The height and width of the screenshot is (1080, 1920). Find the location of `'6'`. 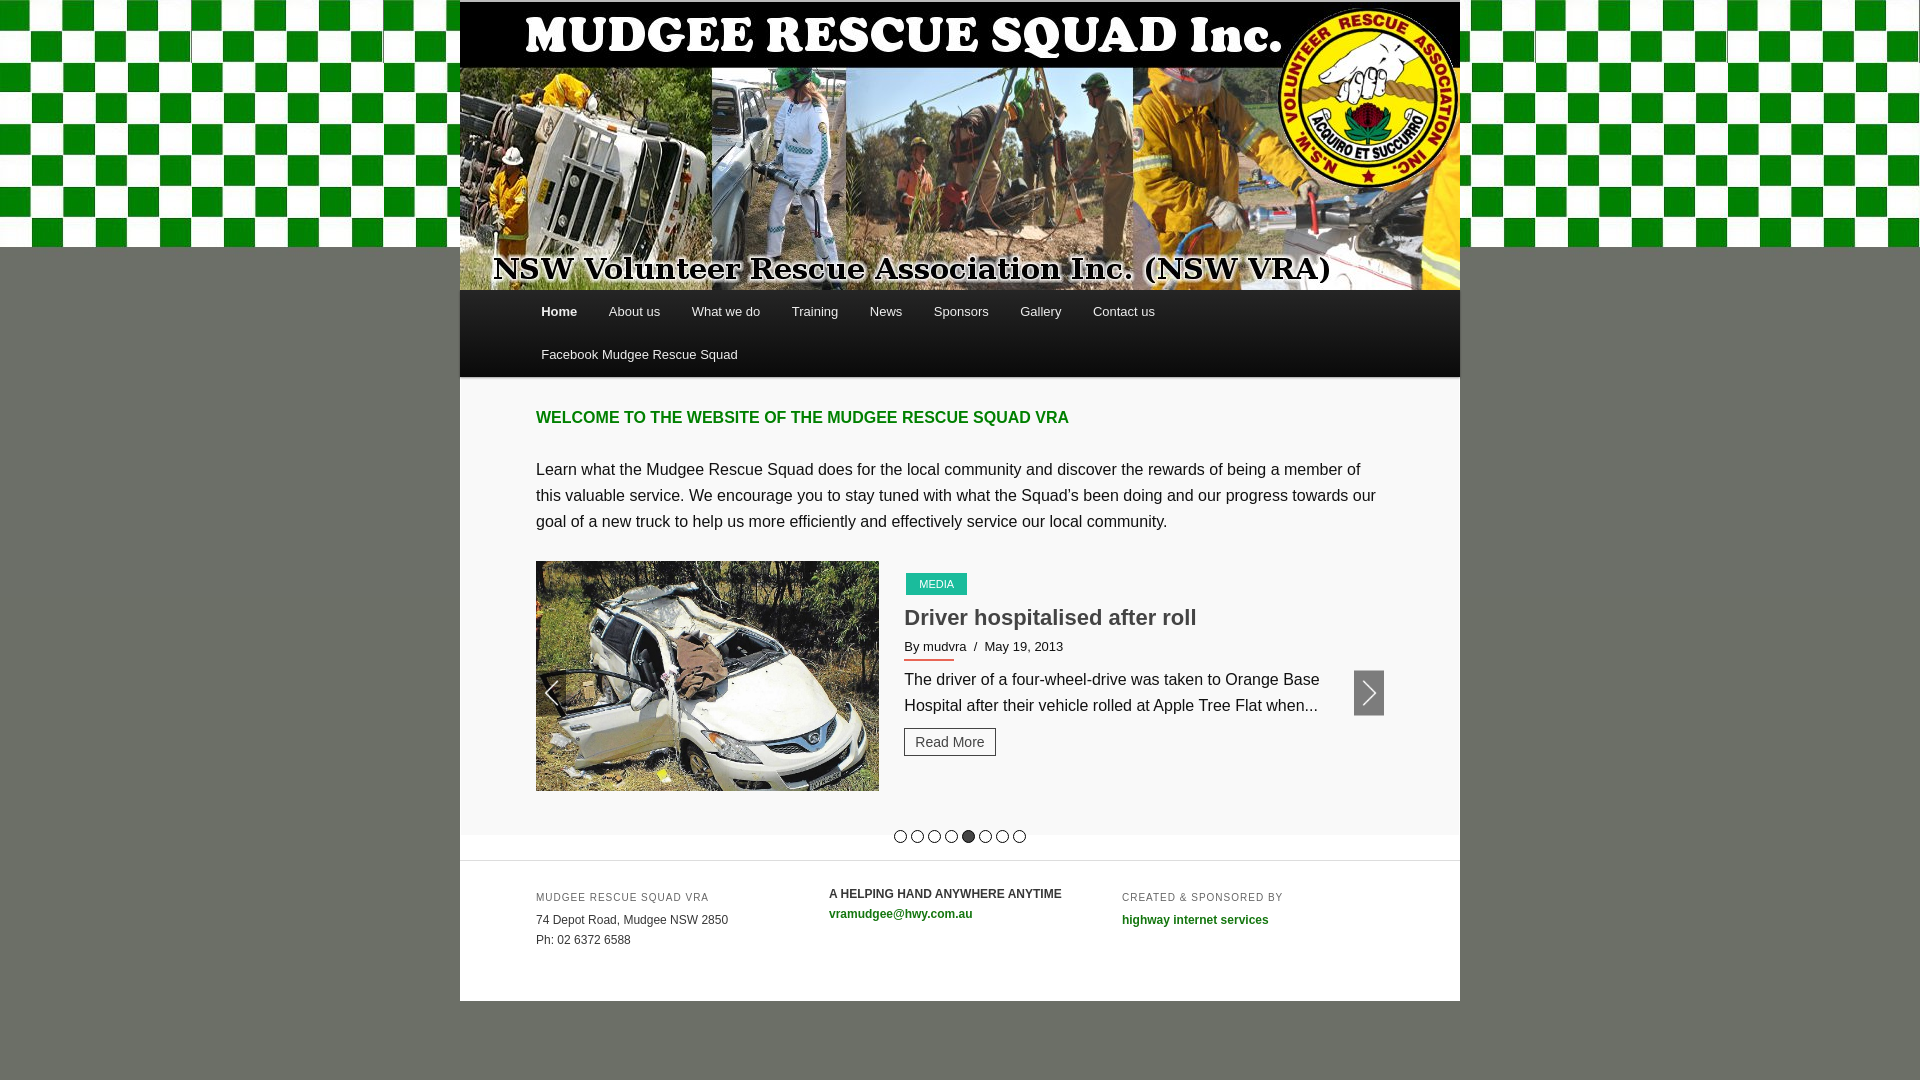

'6' is located at coordinates (985, 836).